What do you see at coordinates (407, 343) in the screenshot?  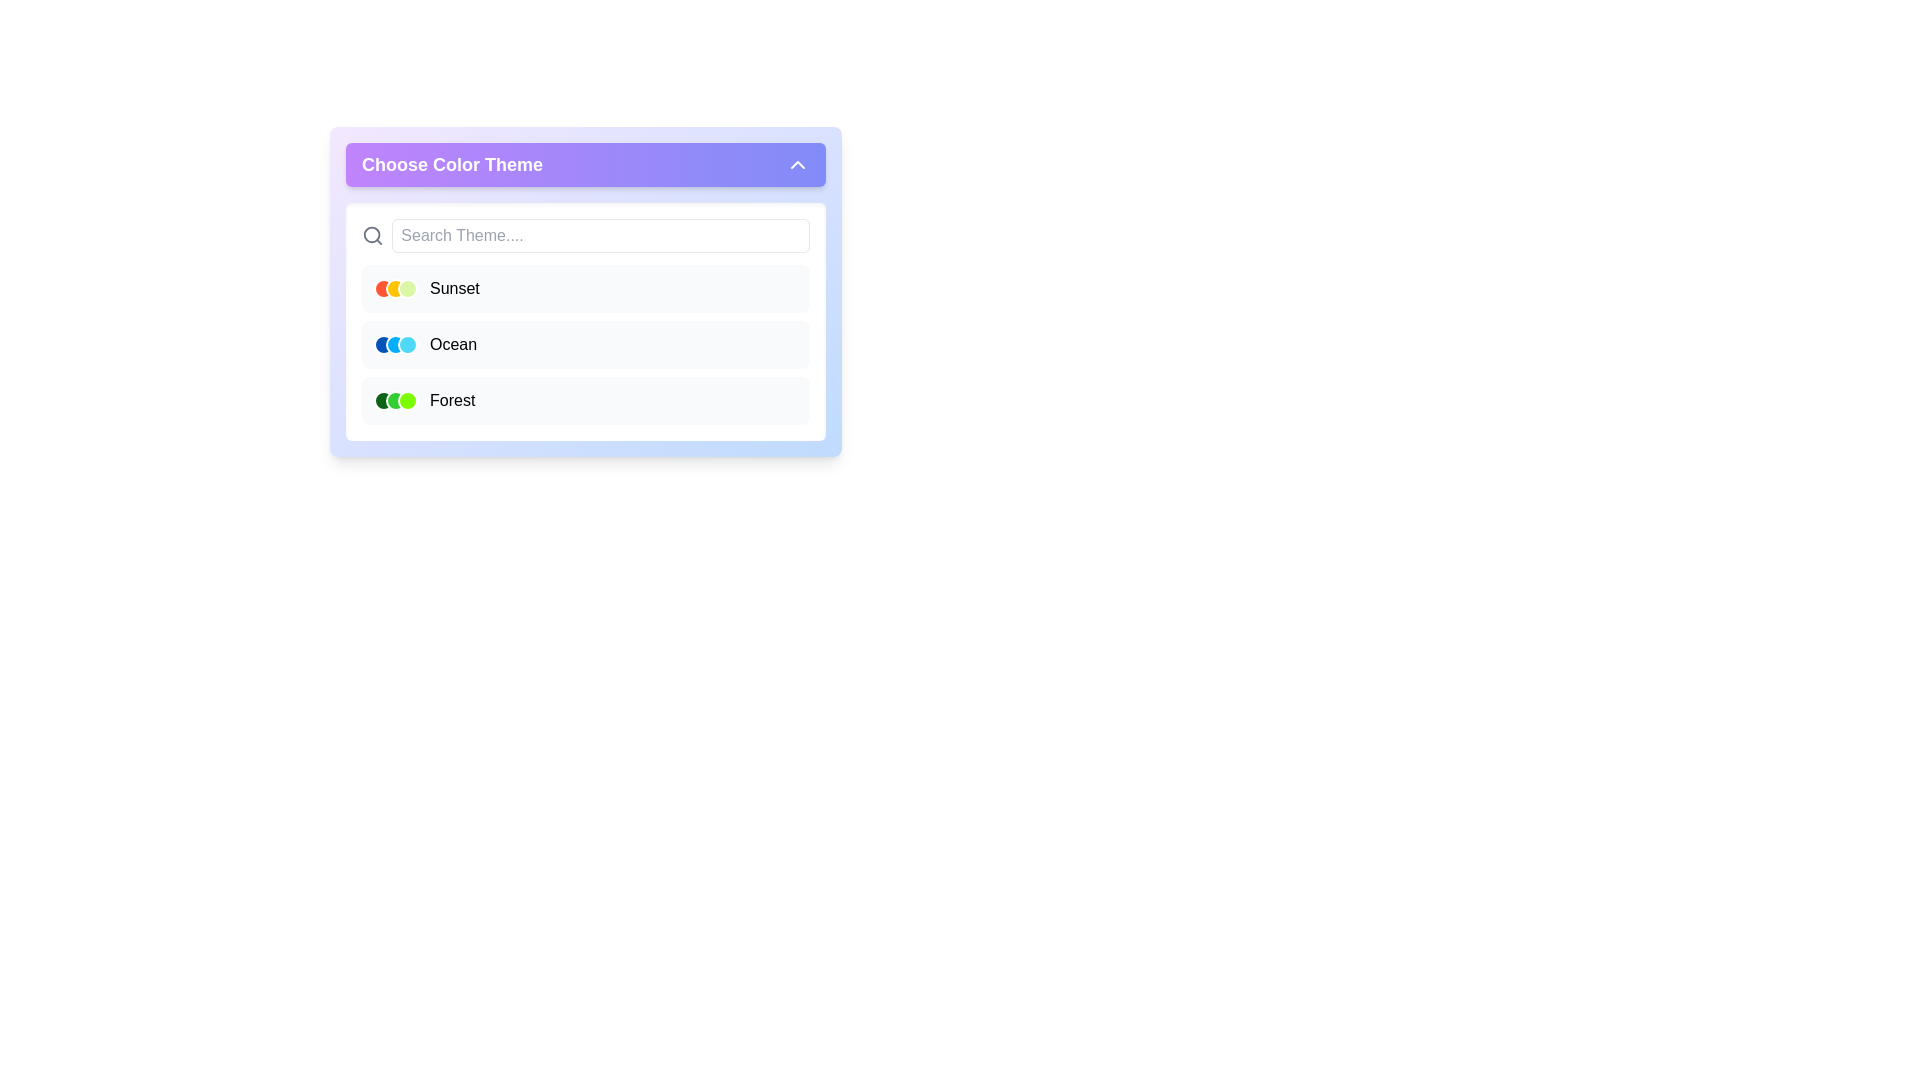 I see `the third circle from the left in a horizontal arrangement of three circles, which serves as a visual indicator of an associated theme's characteristic color` at bounding box center [407, 343].